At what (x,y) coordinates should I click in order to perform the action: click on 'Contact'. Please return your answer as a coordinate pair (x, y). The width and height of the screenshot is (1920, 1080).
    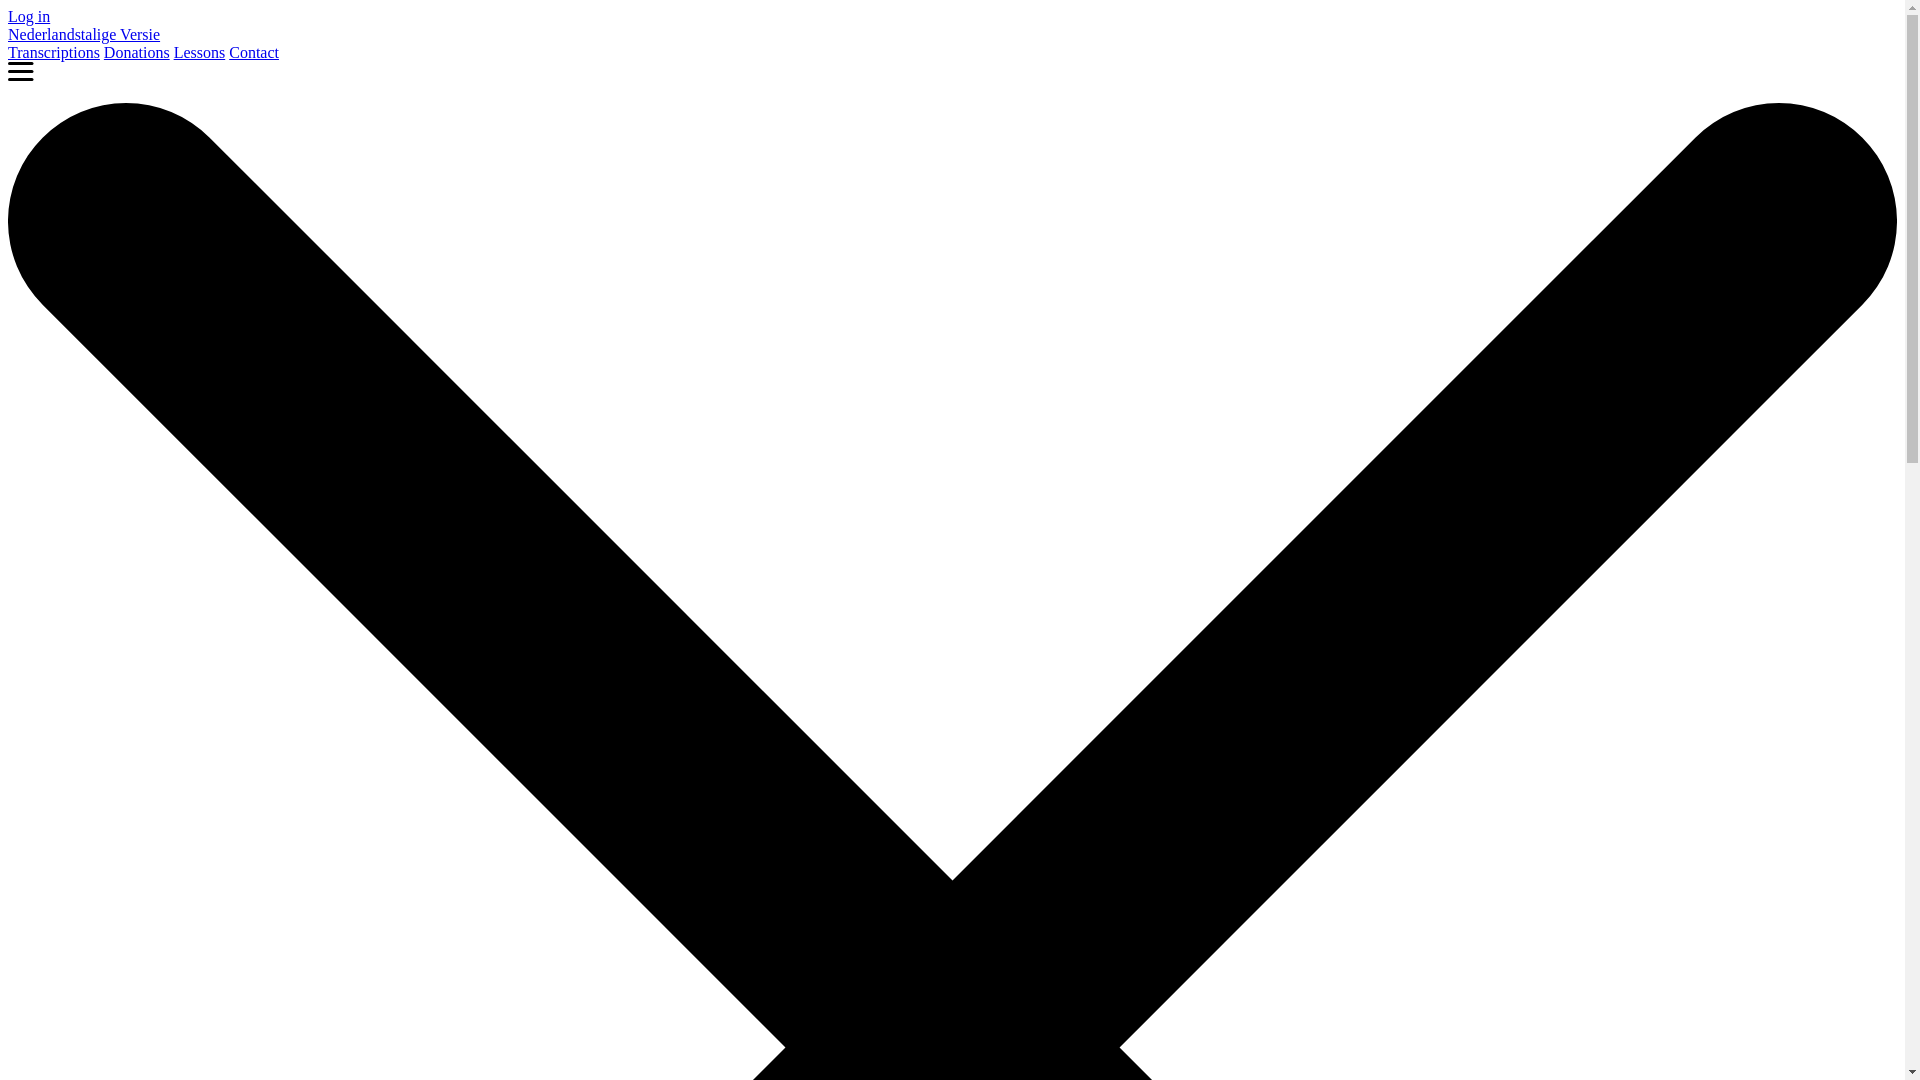
    Looking at the image, I should click on (253, 51).